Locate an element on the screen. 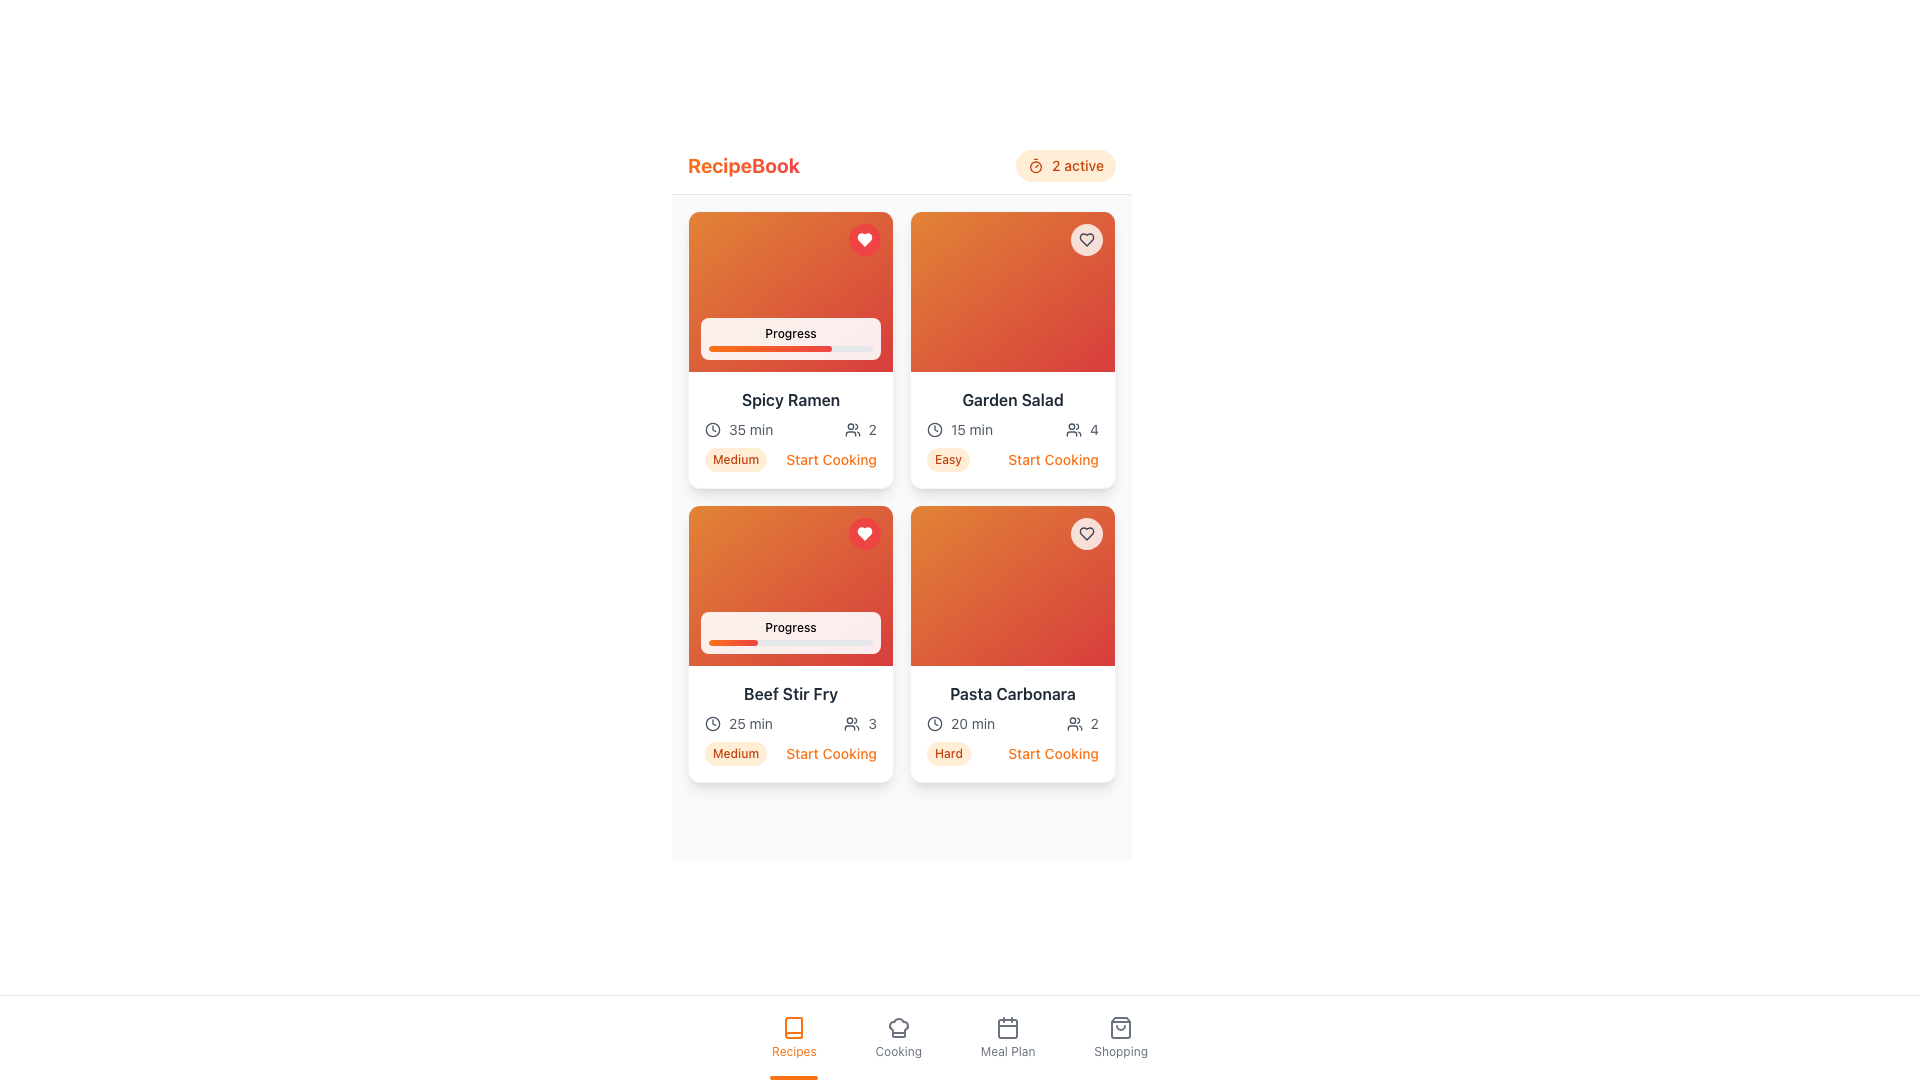  the heart-shaped icon located in the top-right corner of the second card in the 2x2 grid layout is located at coordinates (1085, 532).